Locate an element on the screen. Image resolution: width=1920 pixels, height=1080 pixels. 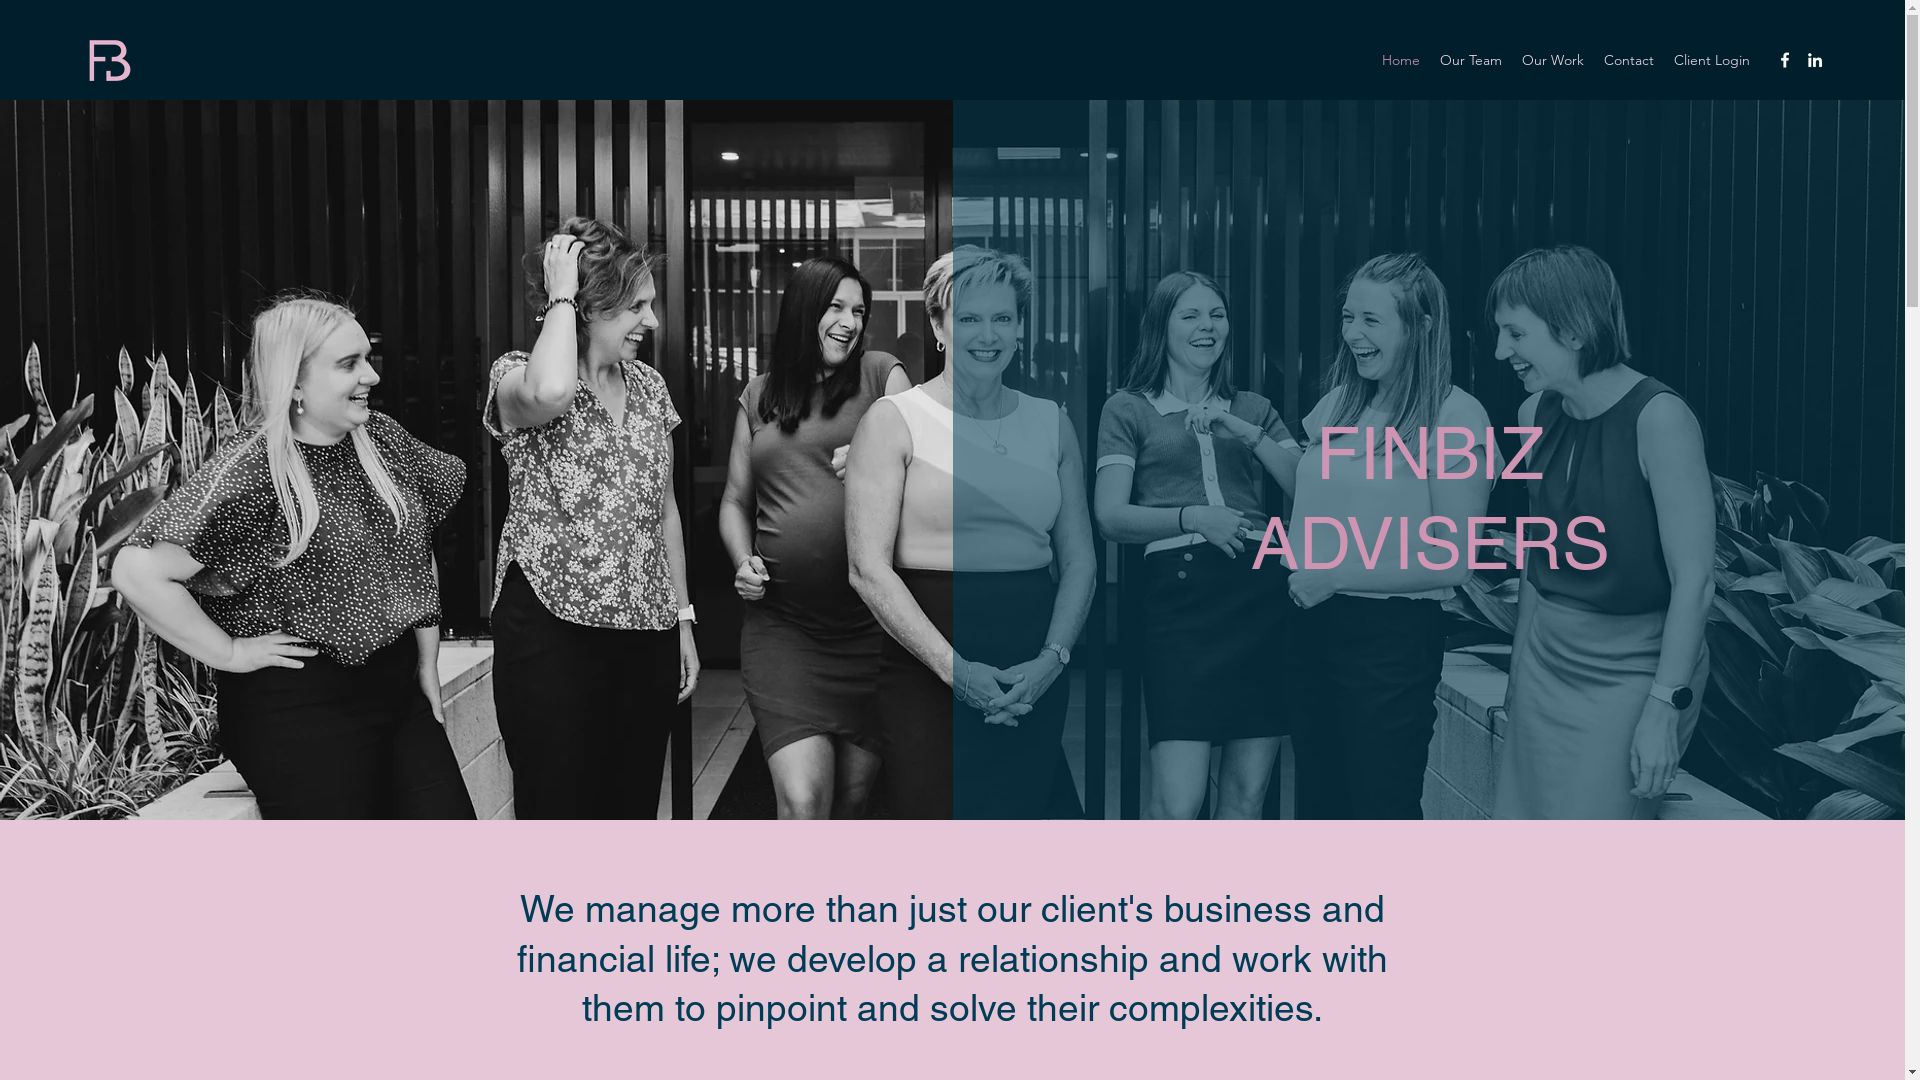
'Client Login' is located at coordinates (1664, 59).